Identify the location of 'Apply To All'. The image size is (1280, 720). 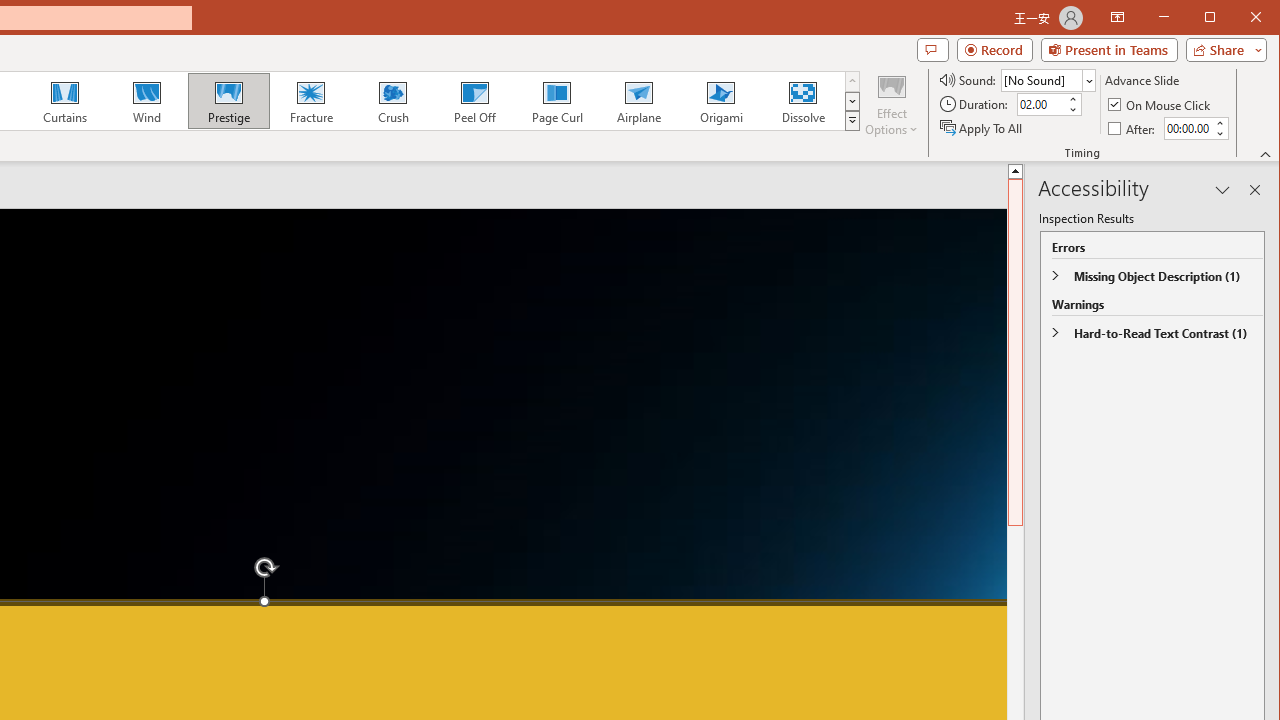
(983, 128).